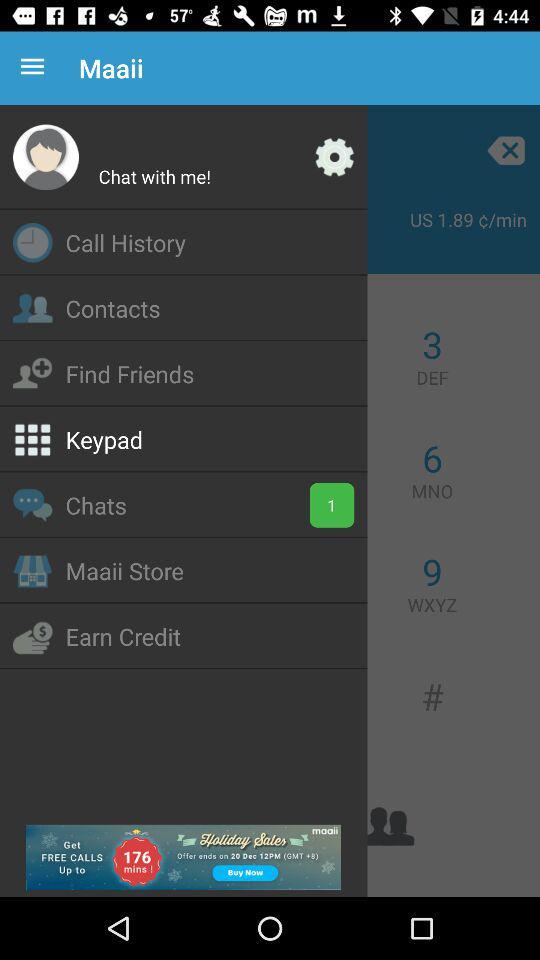 This screenshot has height=960, width=540. Describe the element at coordinates (31, 504) in the screenshot. I see `the option which is below keypad` at that location.